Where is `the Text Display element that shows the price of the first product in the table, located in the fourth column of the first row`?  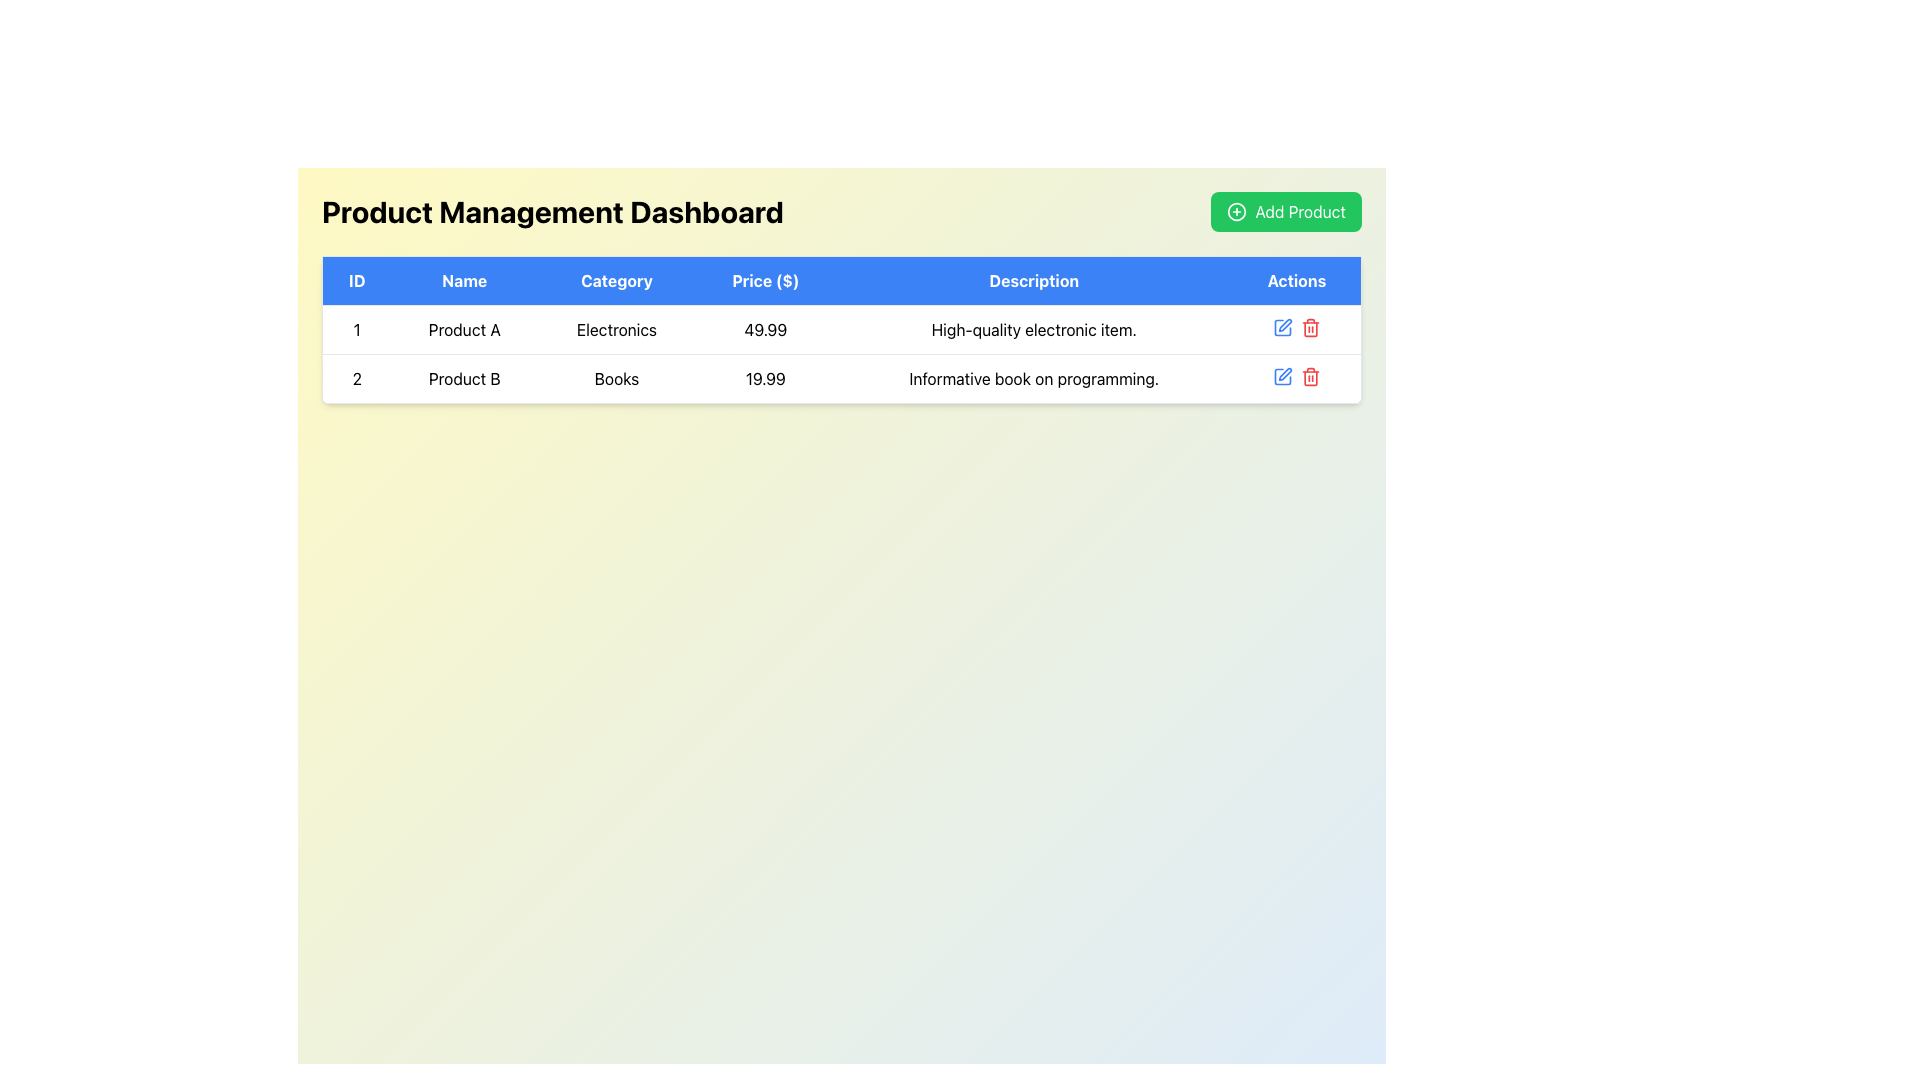 the Text Display element that shows the price of the first product in the table, located in the fourth column of the first row is located at coordinates (764, 329).